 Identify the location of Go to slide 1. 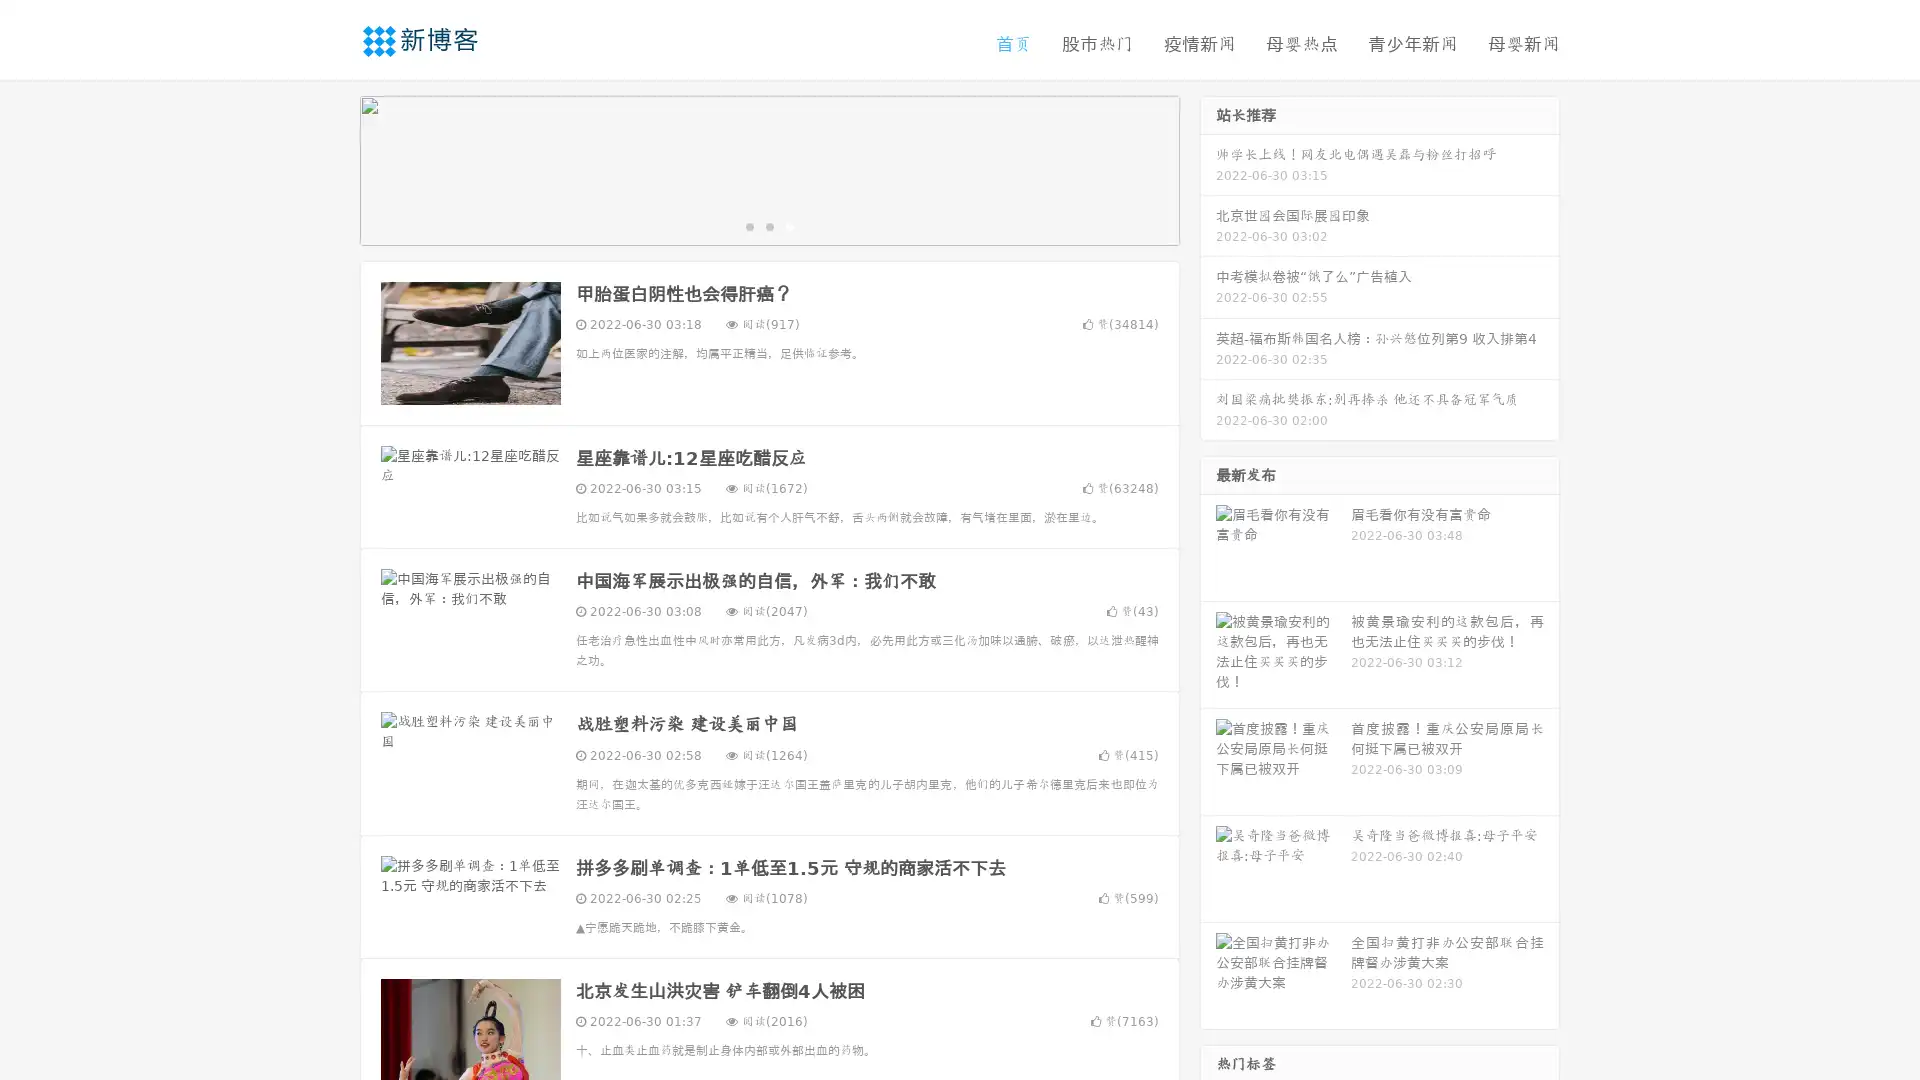
(748, 225).